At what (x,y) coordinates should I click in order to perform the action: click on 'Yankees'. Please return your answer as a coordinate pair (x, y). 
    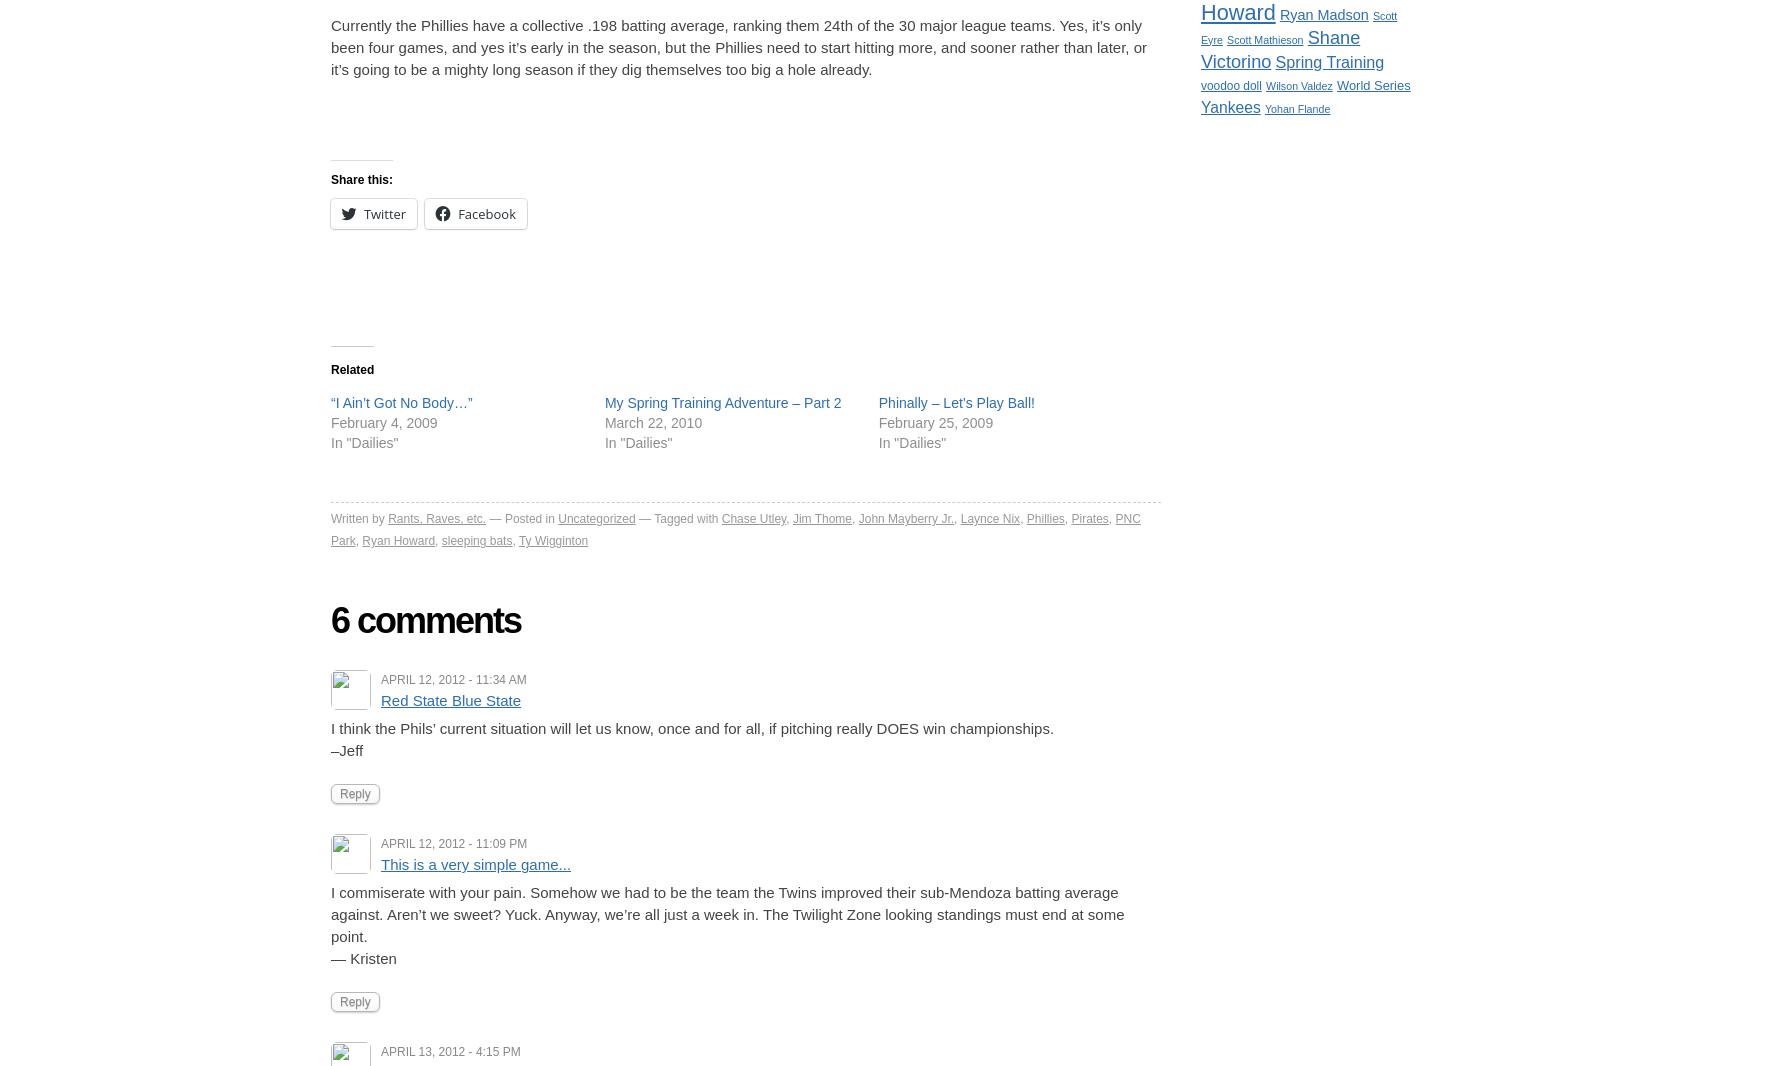
    Looking at the image, I should click on (1229, 105).